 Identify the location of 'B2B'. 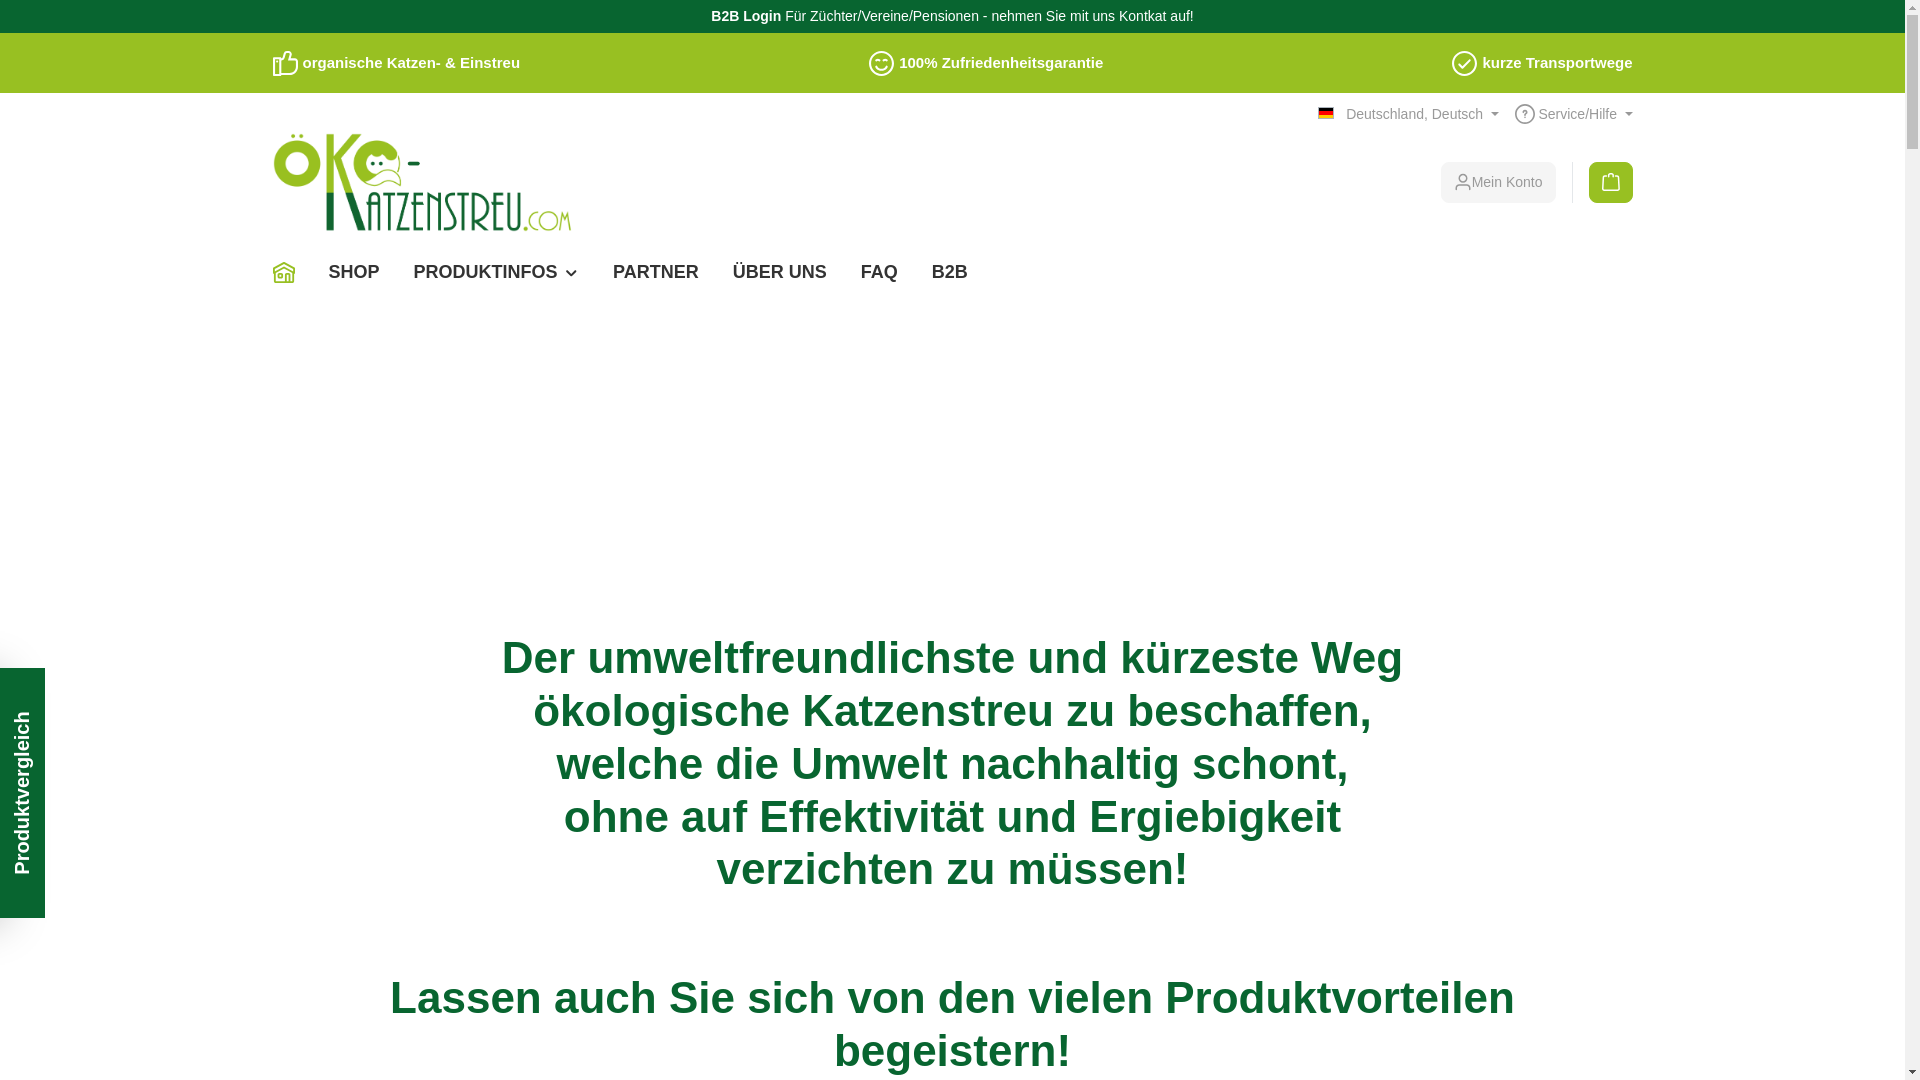
(949, 272).